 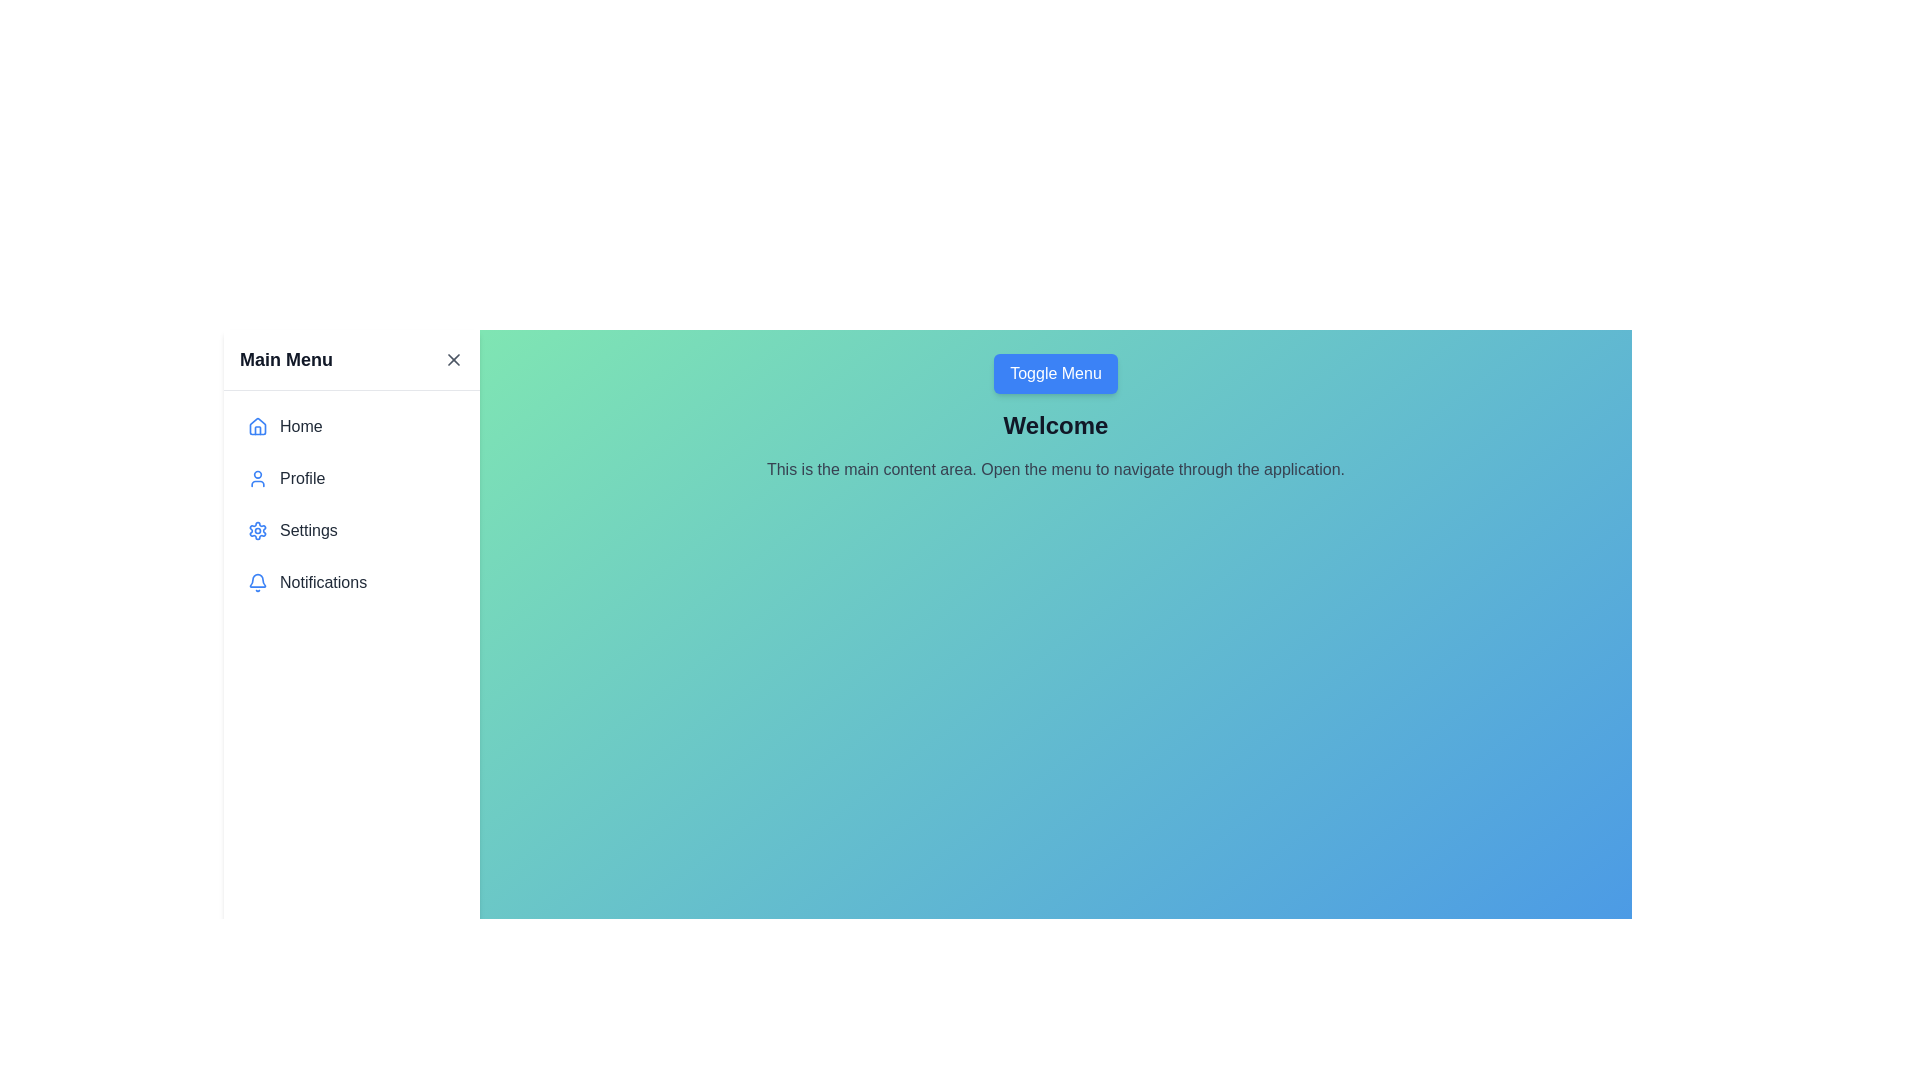 What do you see at coordinates (257, 478) in the screenshot?
I see `the user profile icon located in the sidebar menu under the 'Profile' label` at bounding box center [257, 478].